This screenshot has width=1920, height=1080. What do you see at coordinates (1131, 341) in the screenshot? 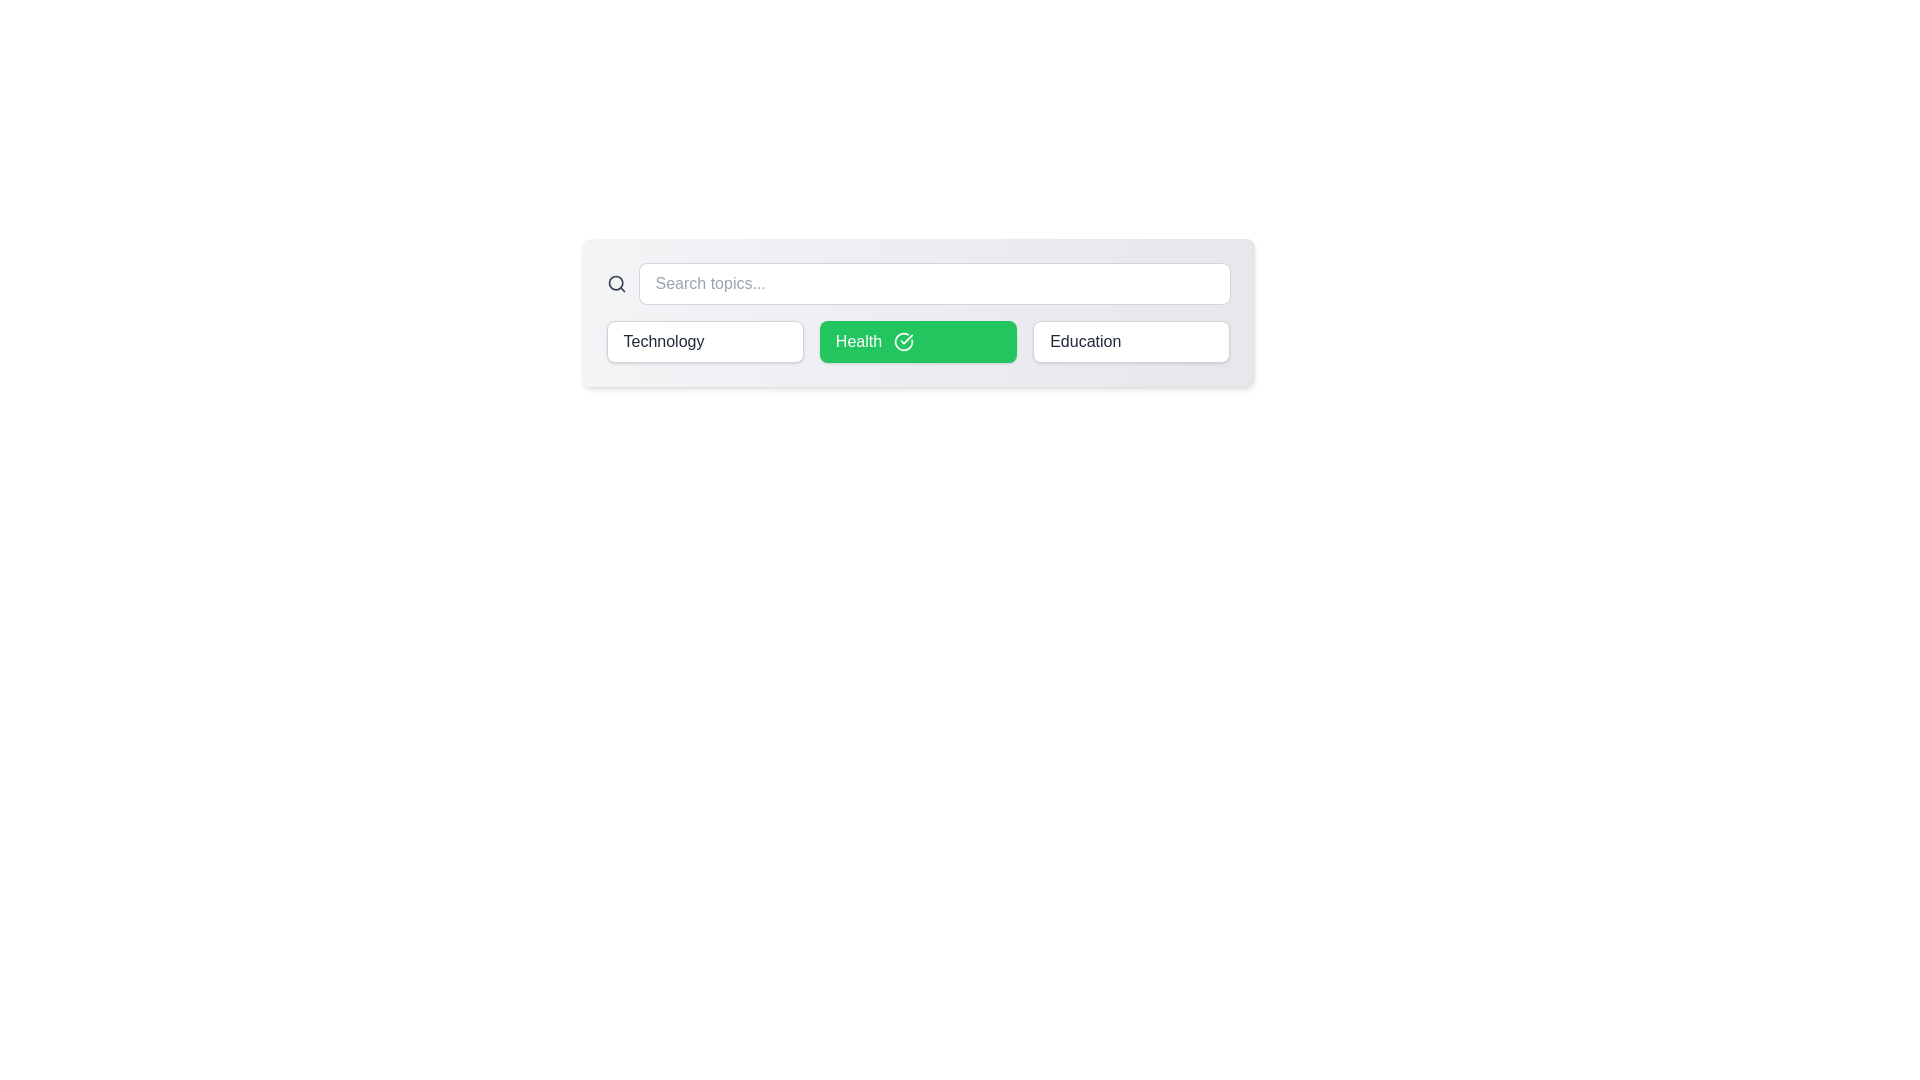
I see `the chip labeled Education to see its hover effect` at bounding box center [1131, 341].